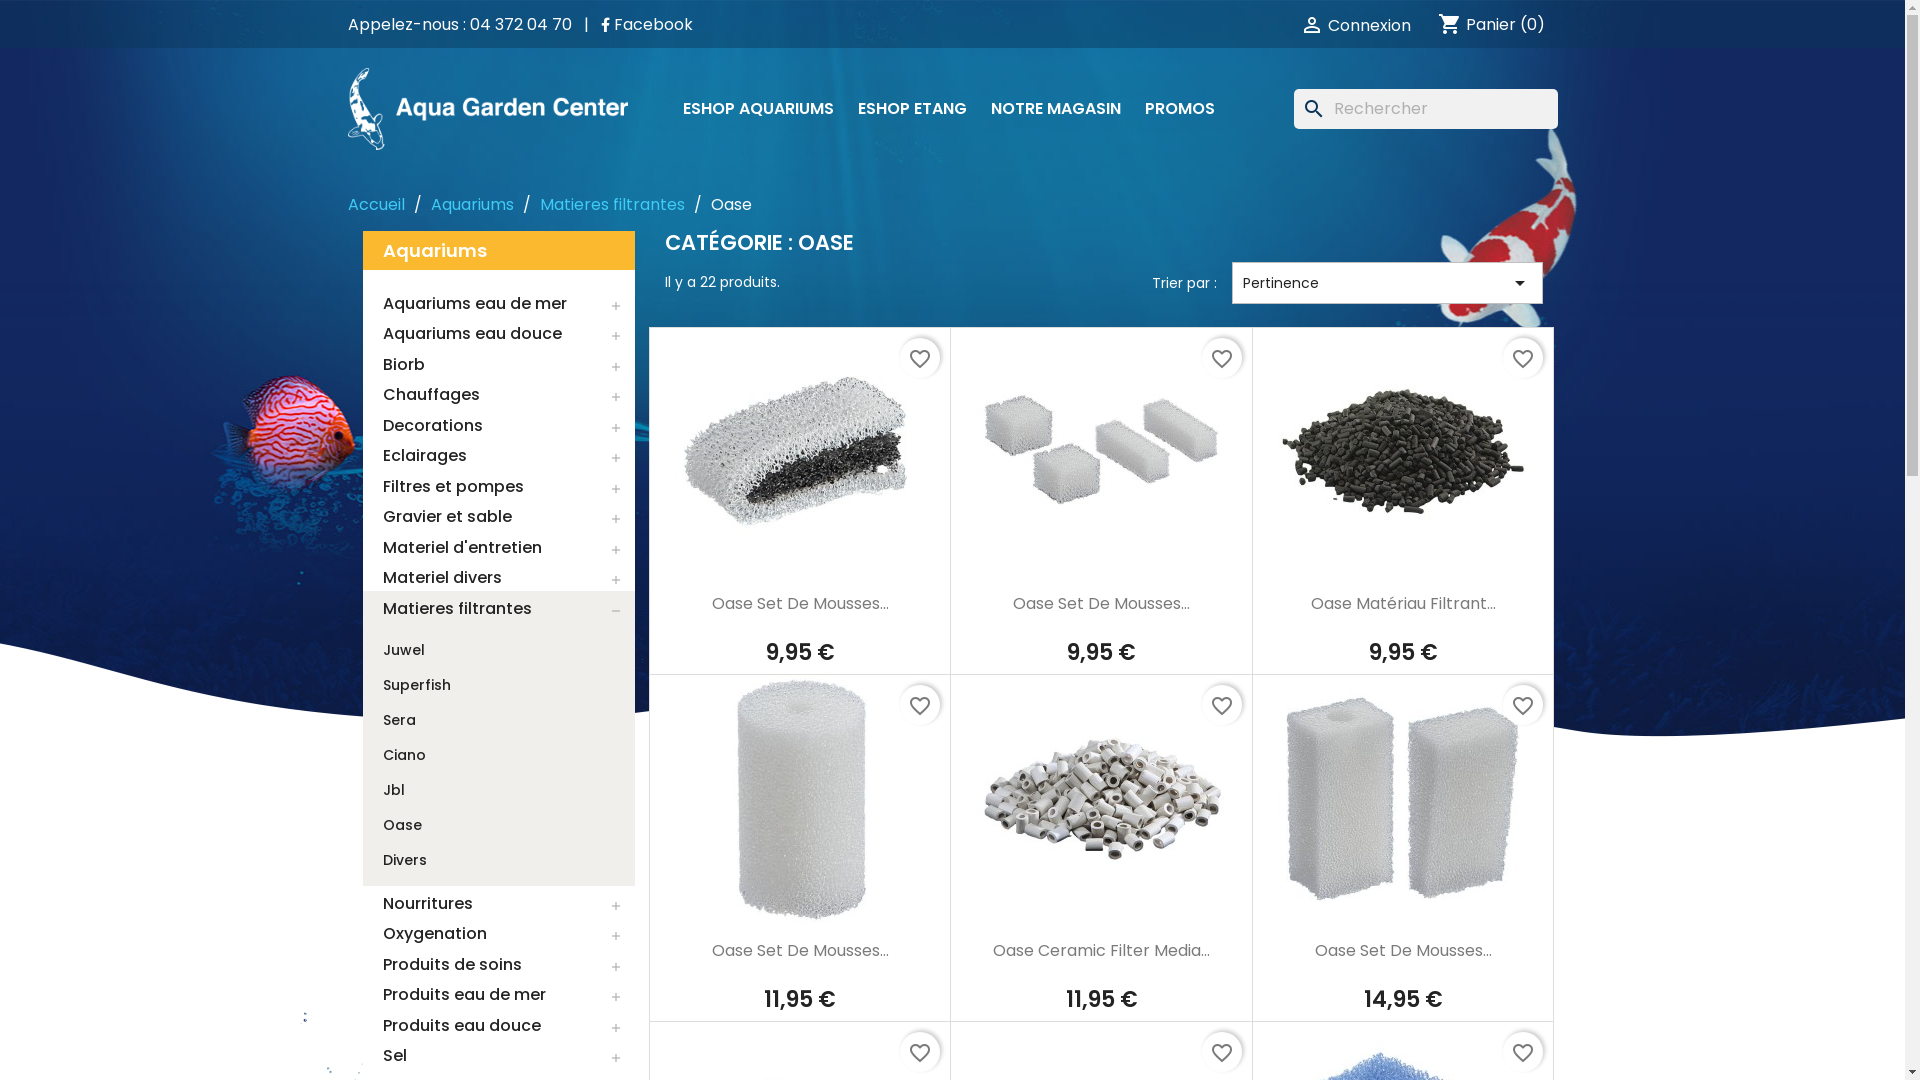 The height and width of the screenshot is (1080, 1920). What do you see at coordinates (911, 108) in the screenshot?
I see `'ESHOP ETANG'` at bounding box center [911, 108].